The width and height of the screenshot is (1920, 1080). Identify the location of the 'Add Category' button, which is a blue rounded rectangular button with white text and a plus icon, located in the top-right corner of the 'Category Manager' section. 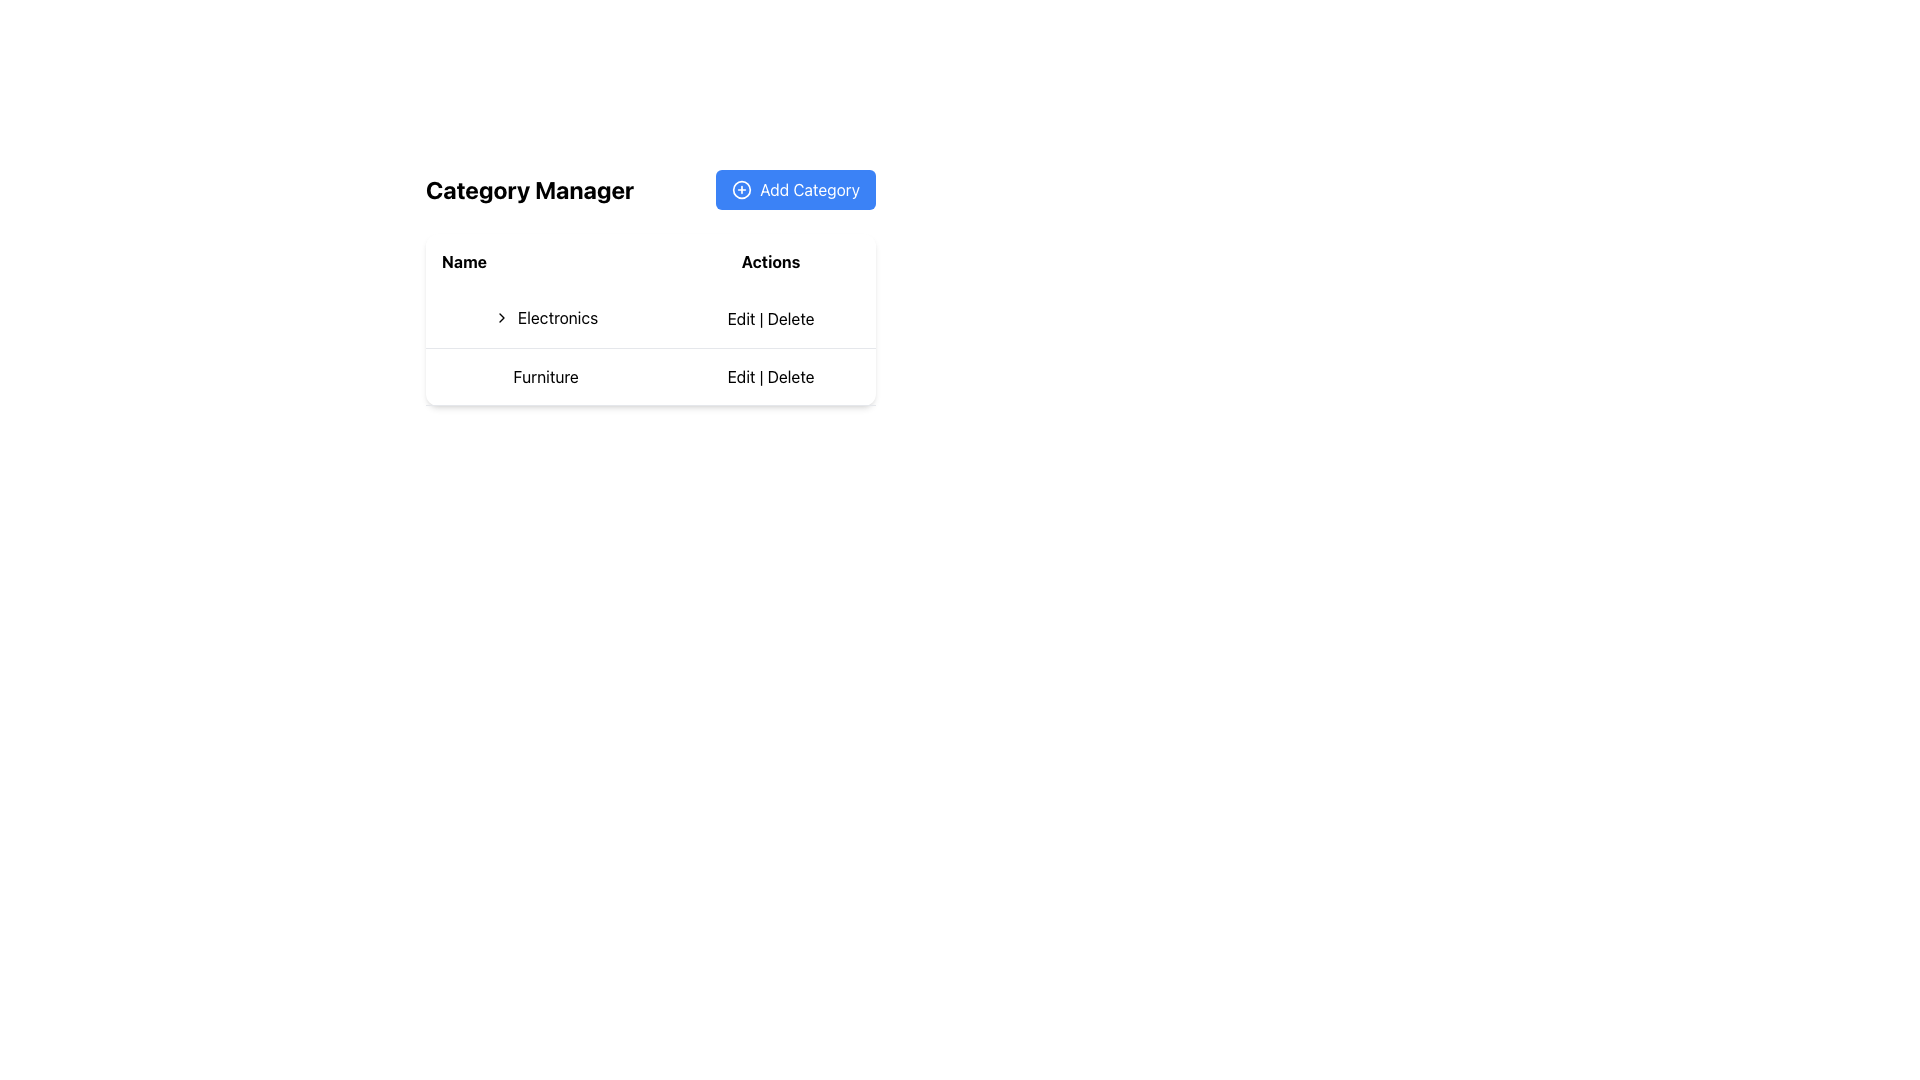
(795, 189).